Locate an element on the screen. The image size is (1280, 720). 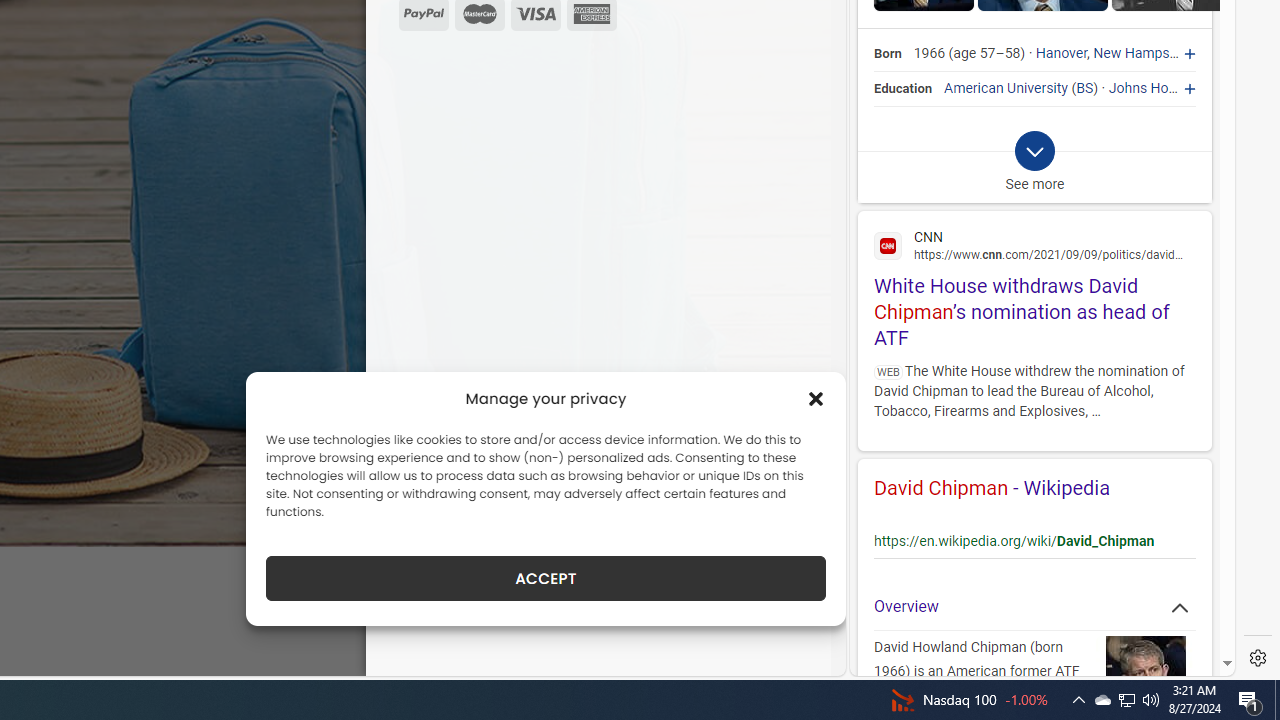
'Hanover' is located at coordinates (1060, 53).